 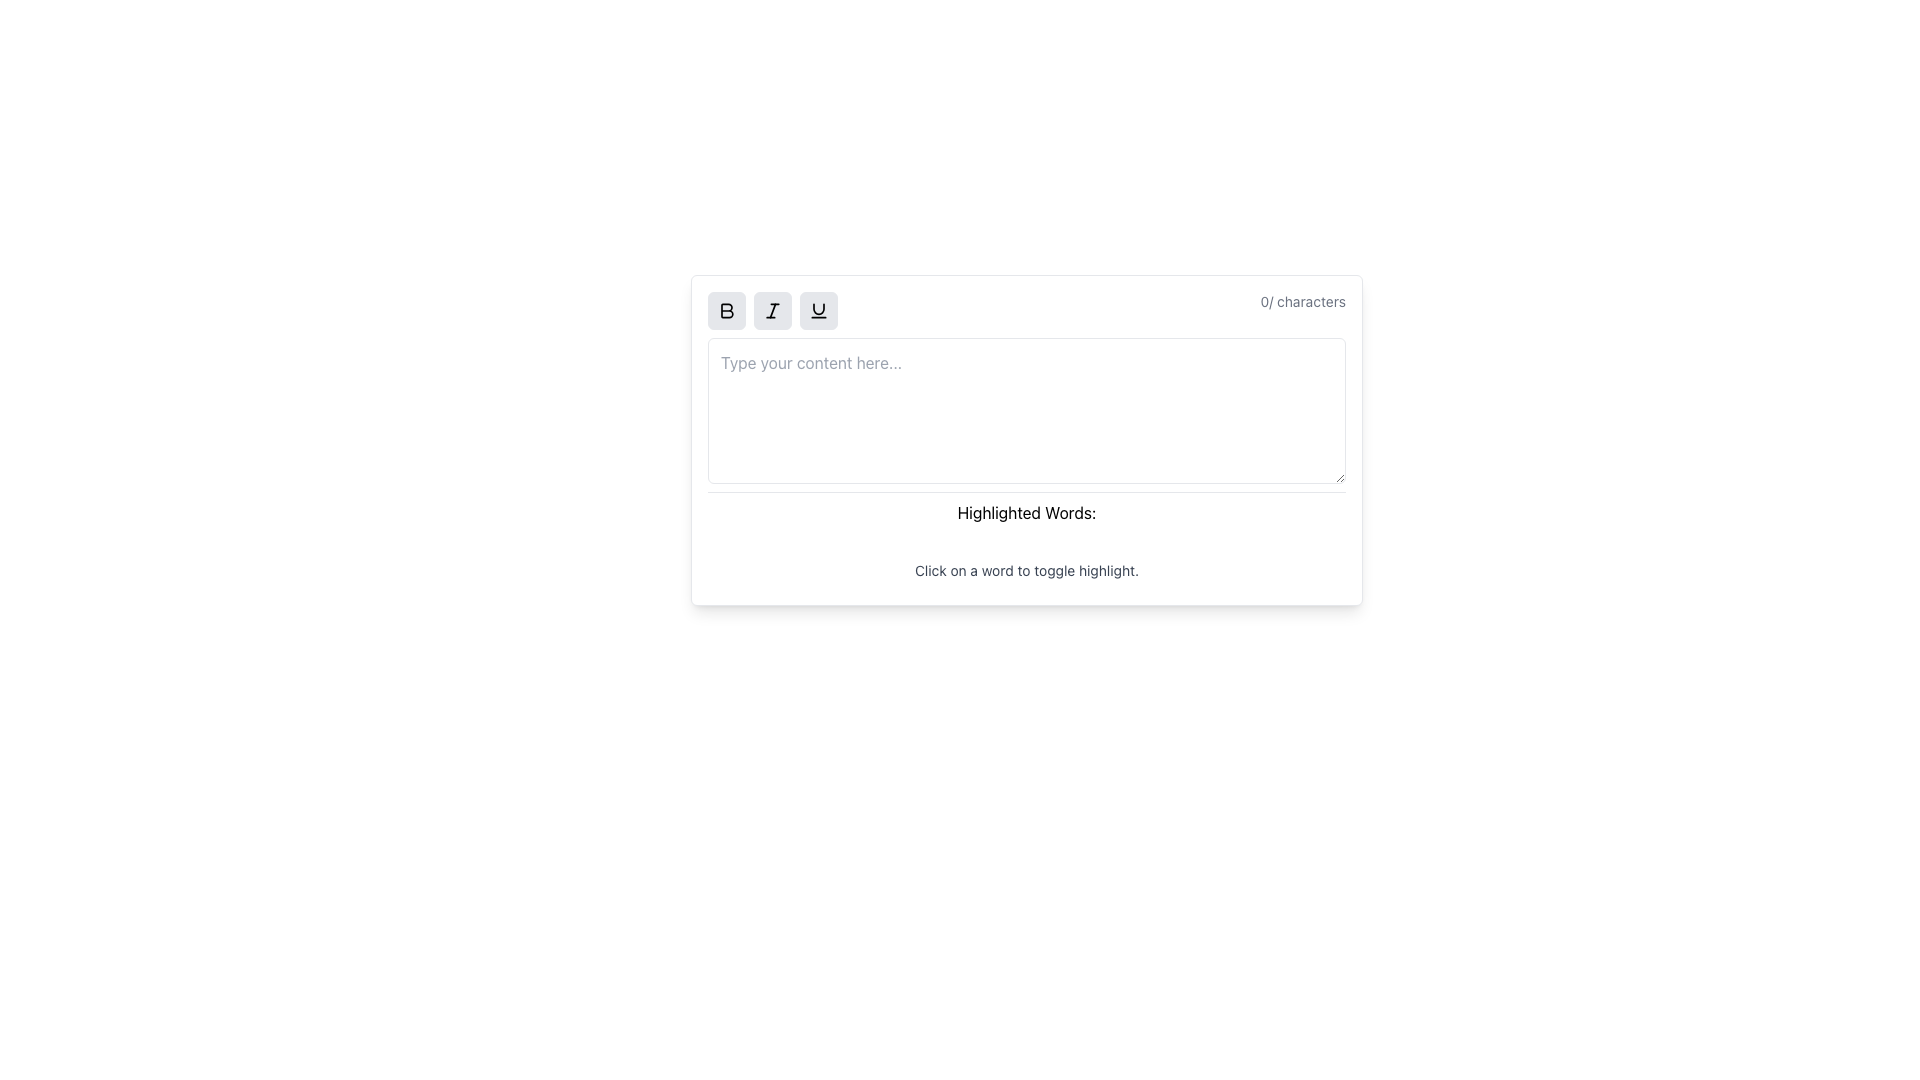 What do you see at coordinates (819, 311) in the screenshot?
I see `the underlining button located in the horizontal toolbar at the top of the content input area` at bounding box center [819, 311].